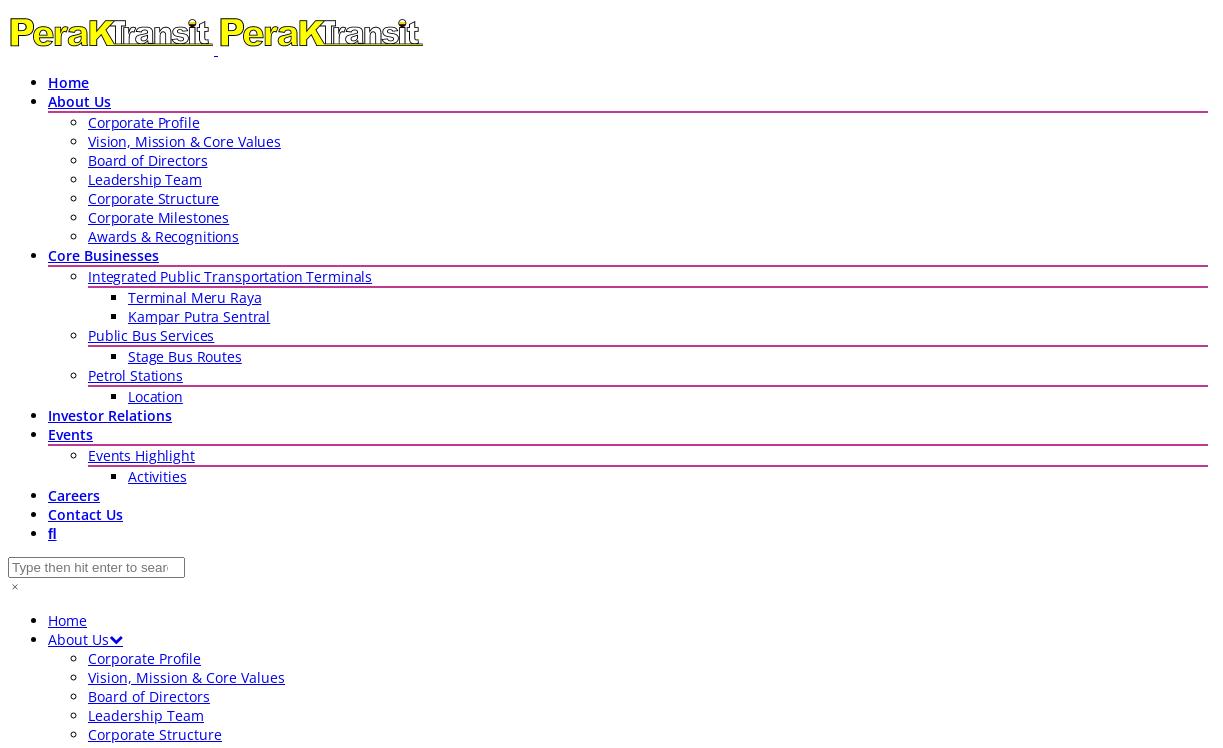  Describe the element at coordinates (134, 375) in the screenshot. I see `'Petrol Stations'` at that location.